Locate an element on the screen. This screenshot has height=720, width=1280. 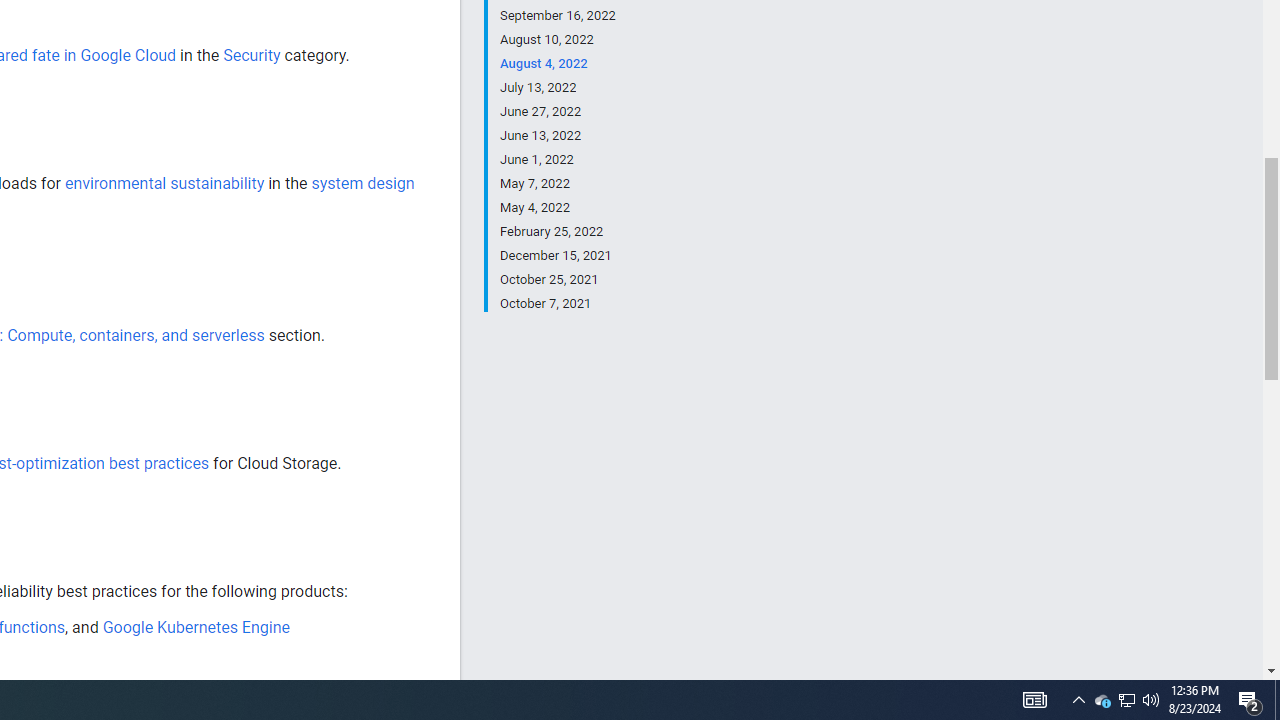
'May 4, 2022' is located at coordinates (557, 208).